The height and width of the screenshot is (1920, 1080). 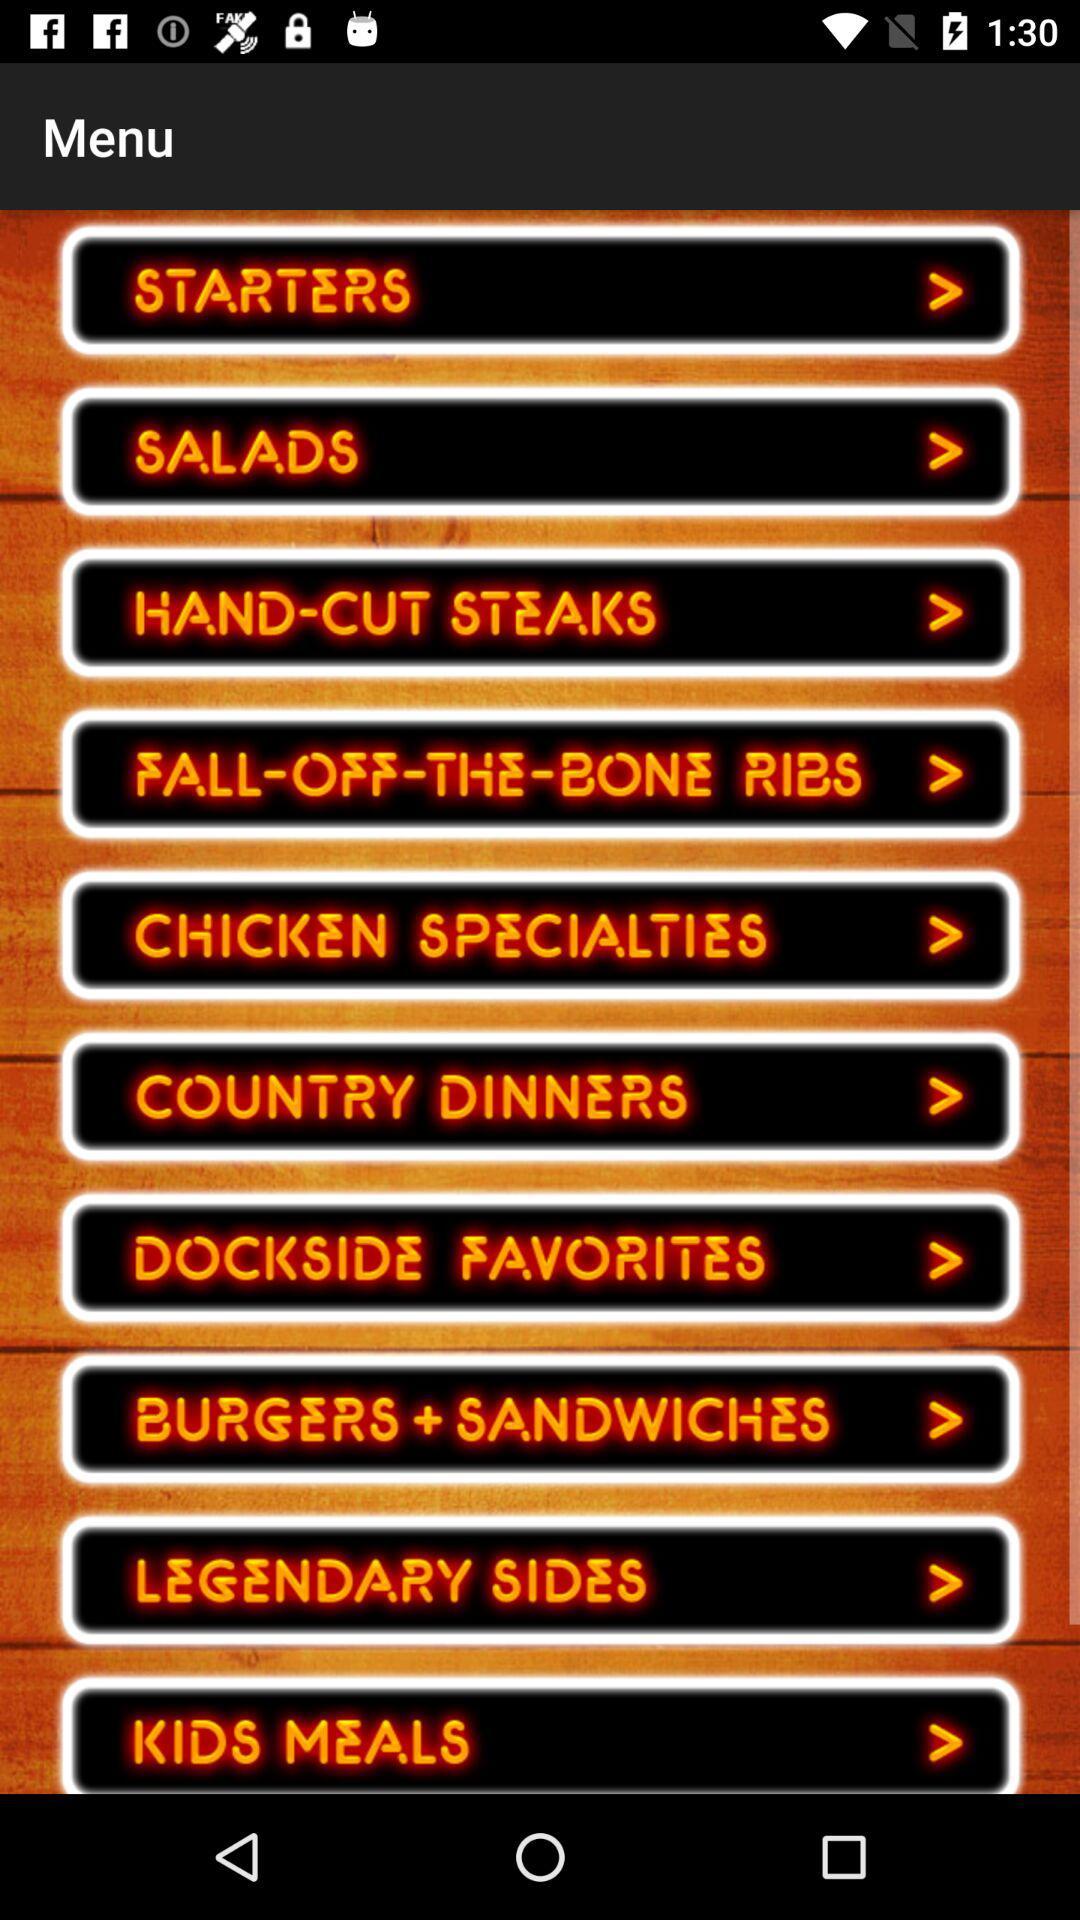 What do you see at coordinates (540, 1095) in the screenshot?
I see `country dinners` at bounding box center [540, 1095].